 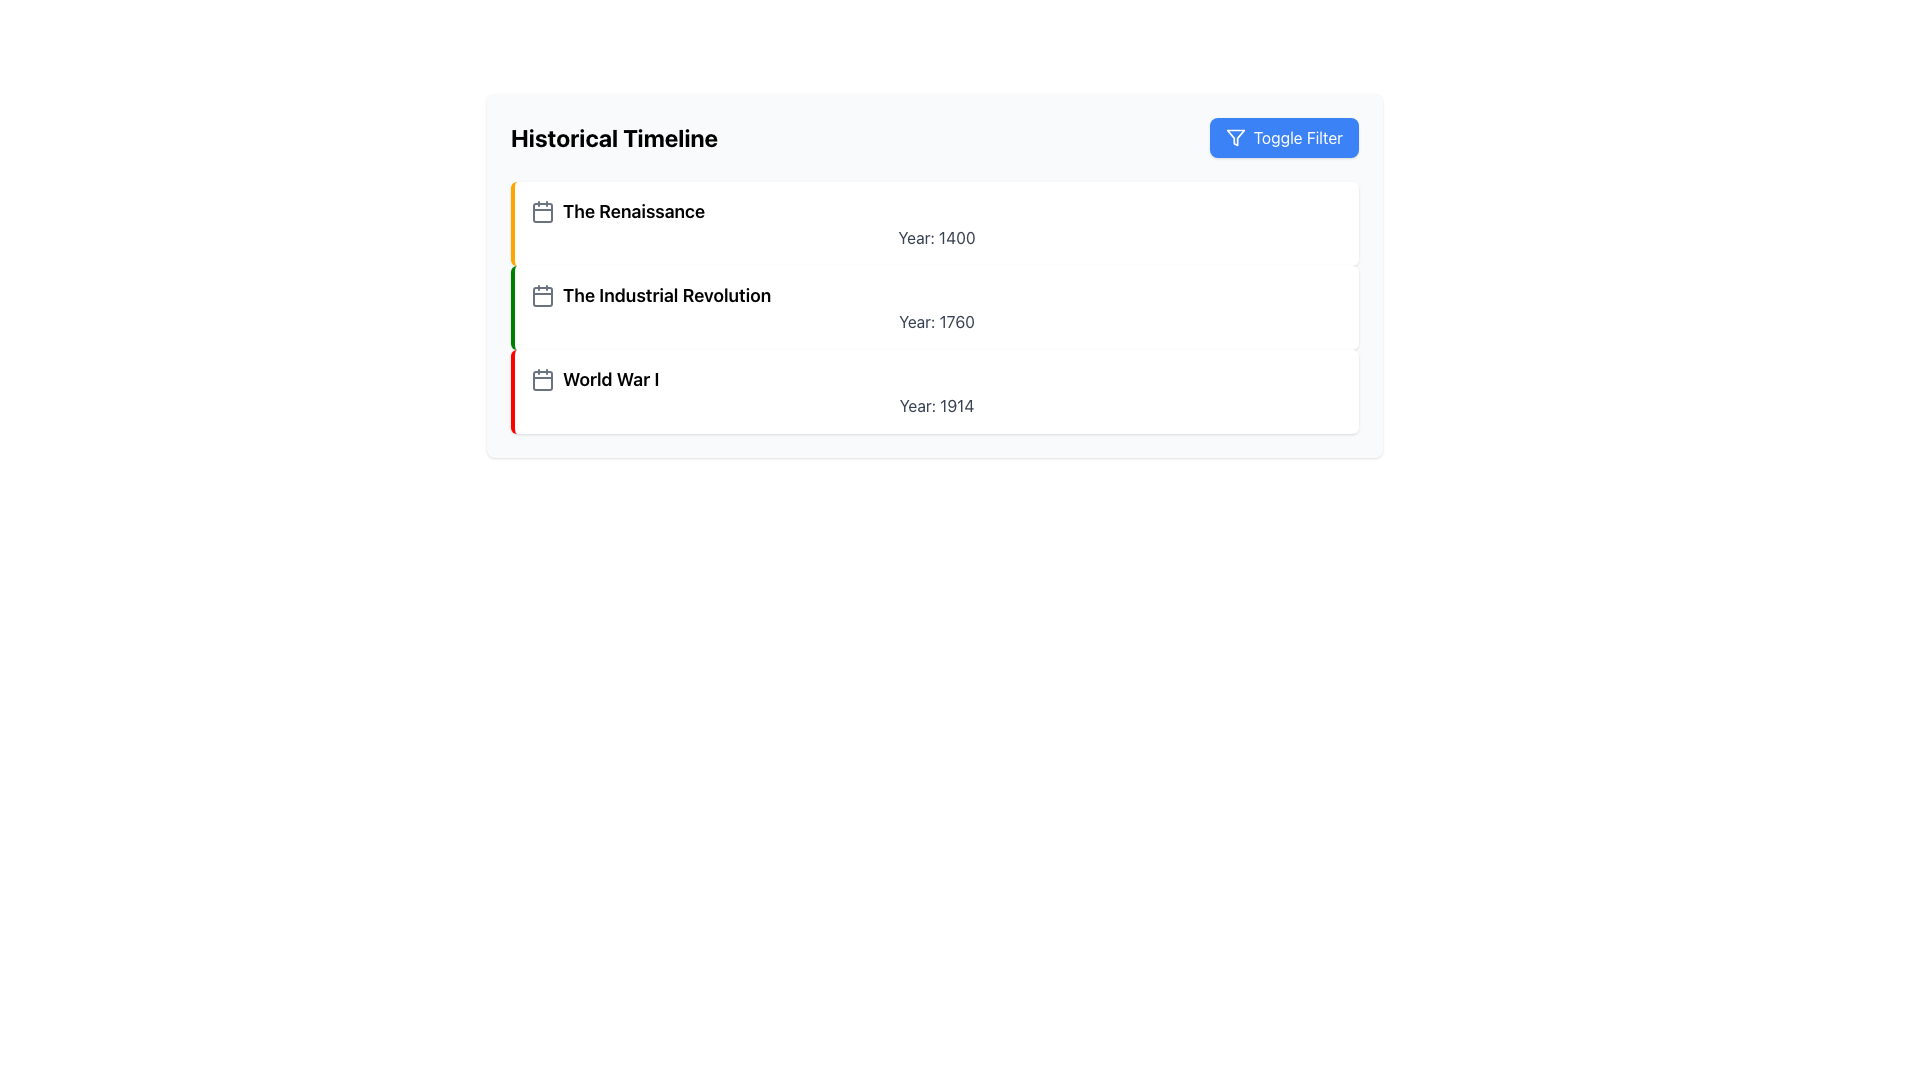 What do you see at coordinates (542, 296) in the screenshot?
I see `the calendar icon located to the left of the text 'The Industrial Revolution' in the middle section of the historical events column` at bounding box center [542, 296].